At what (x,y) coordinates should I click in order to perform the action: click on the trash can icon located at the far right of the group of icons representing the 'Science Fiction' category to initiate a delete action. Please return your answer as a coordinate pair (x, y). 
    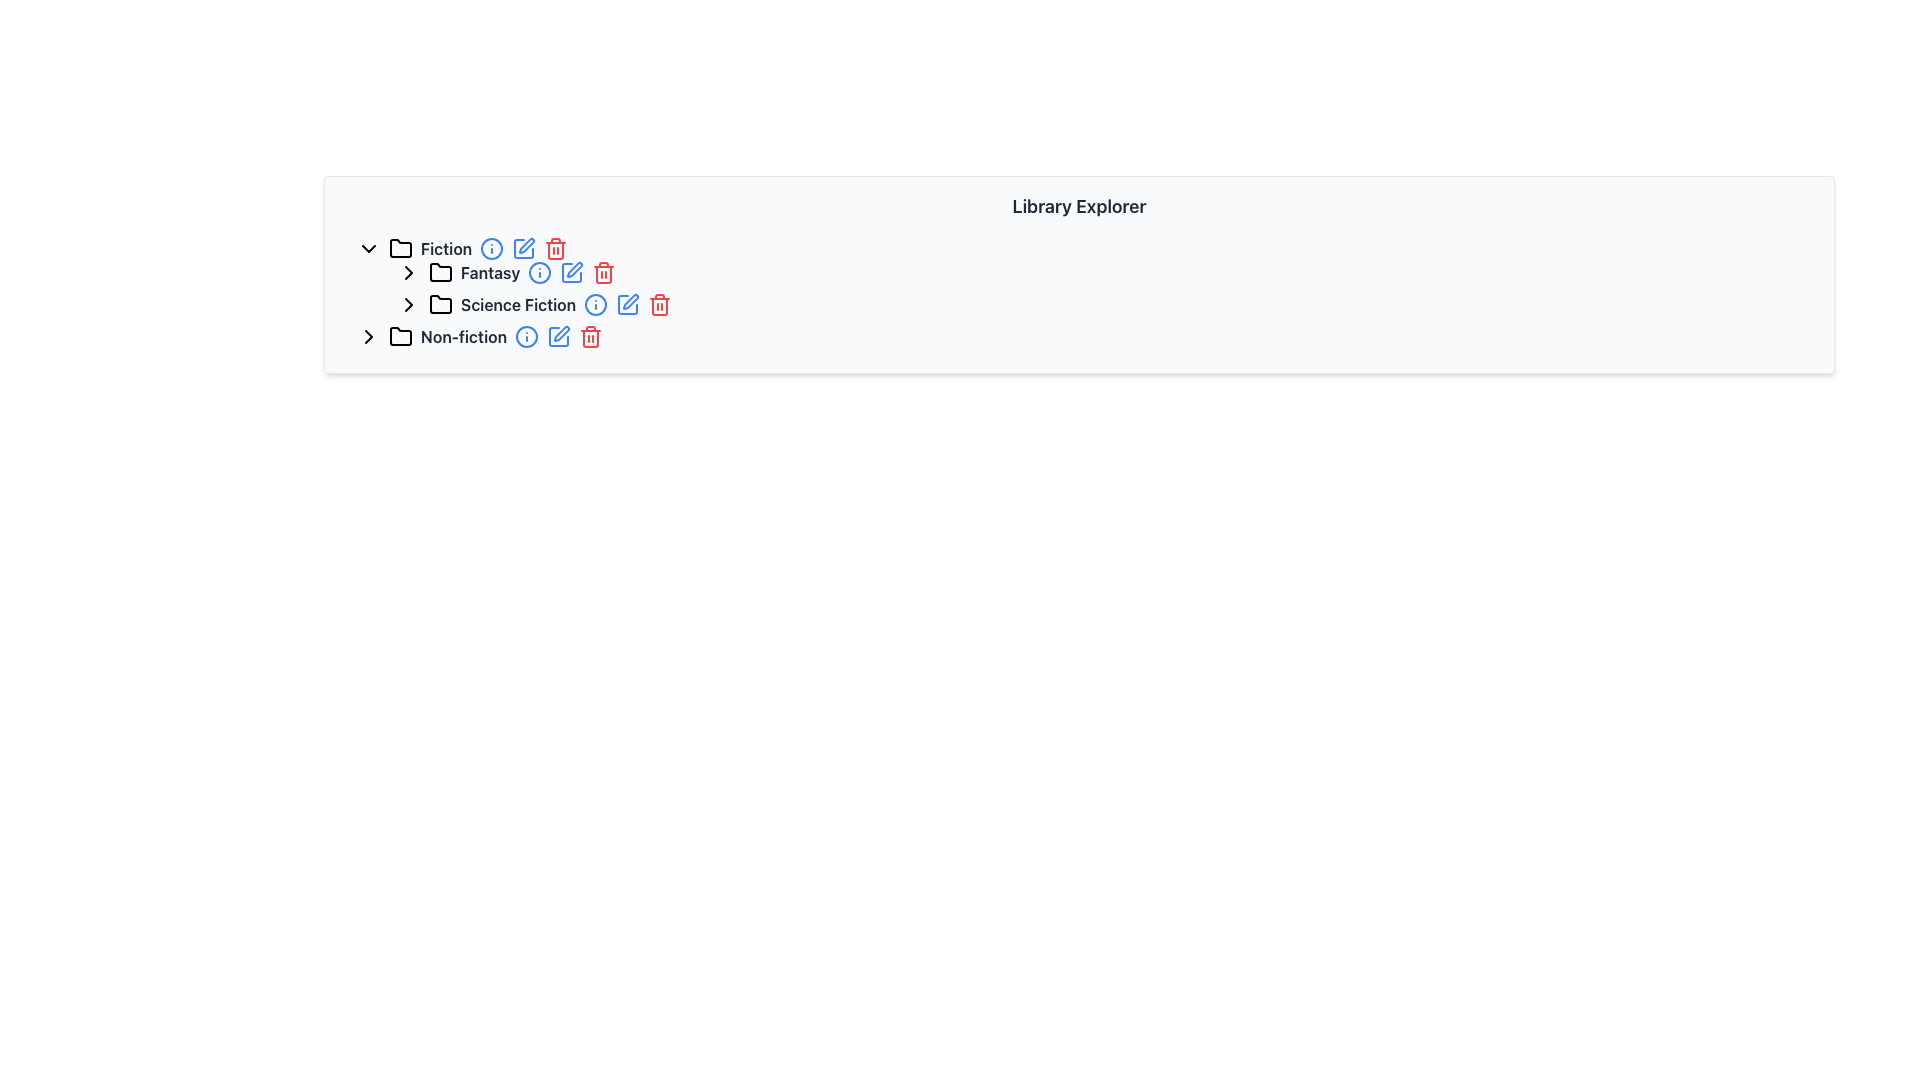
    Looking at the image, I should click on (660, 304).